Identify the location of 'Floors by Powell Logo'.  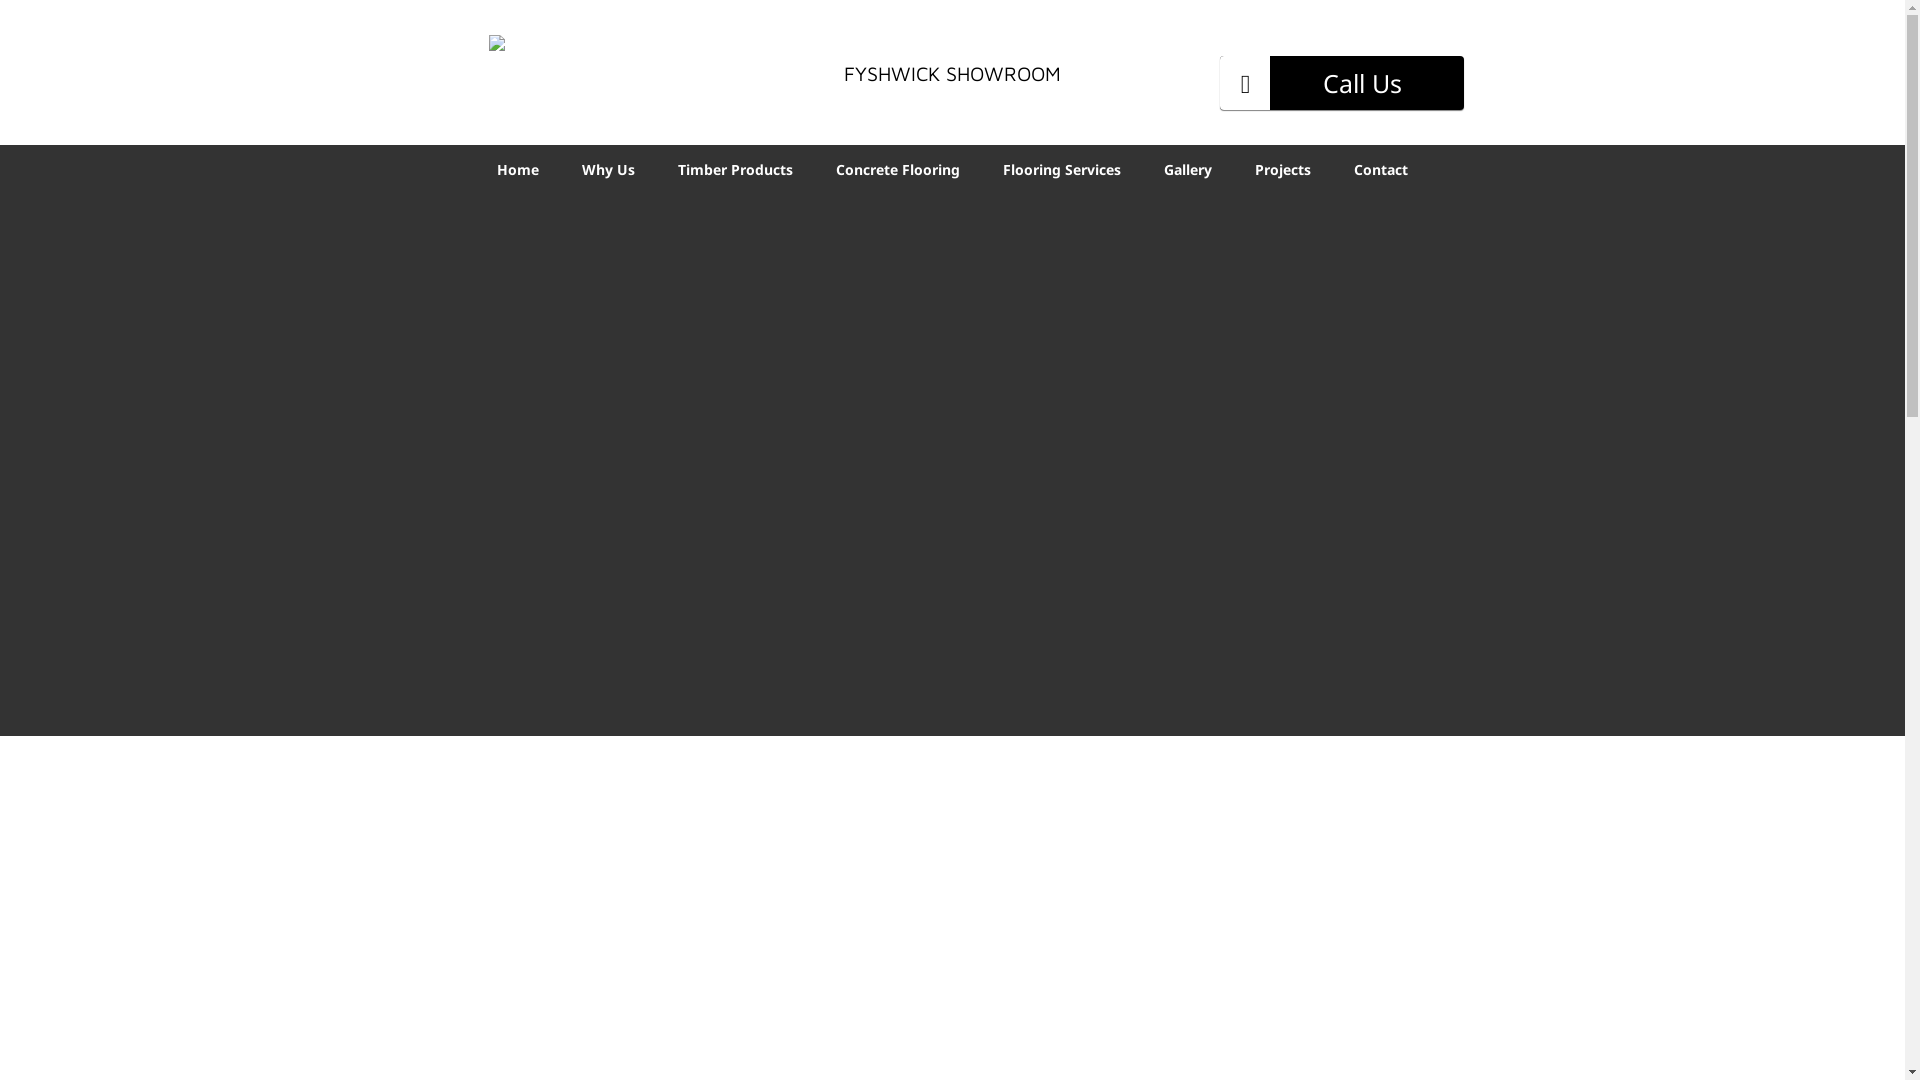
(561, 64).